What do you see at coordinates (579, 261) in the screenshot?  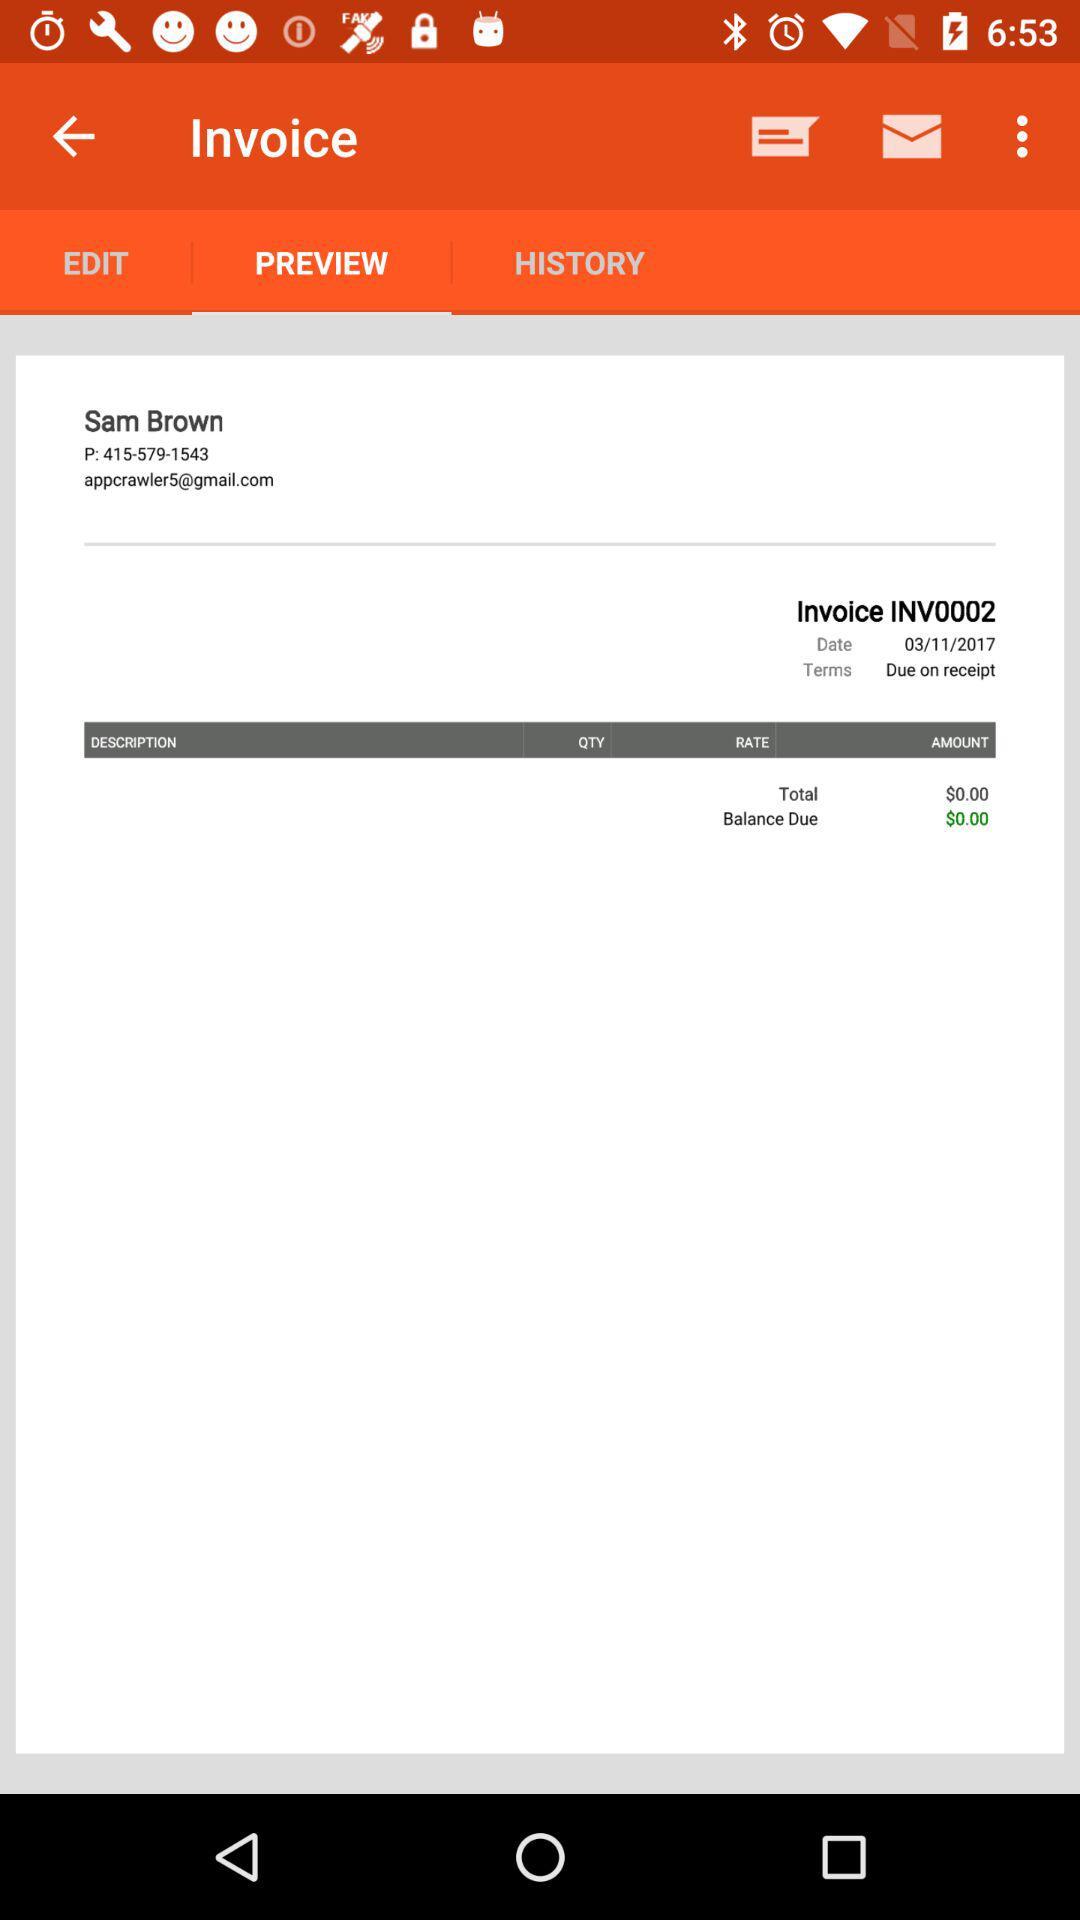 I see `the history icon` at bounding box center [579, 261].